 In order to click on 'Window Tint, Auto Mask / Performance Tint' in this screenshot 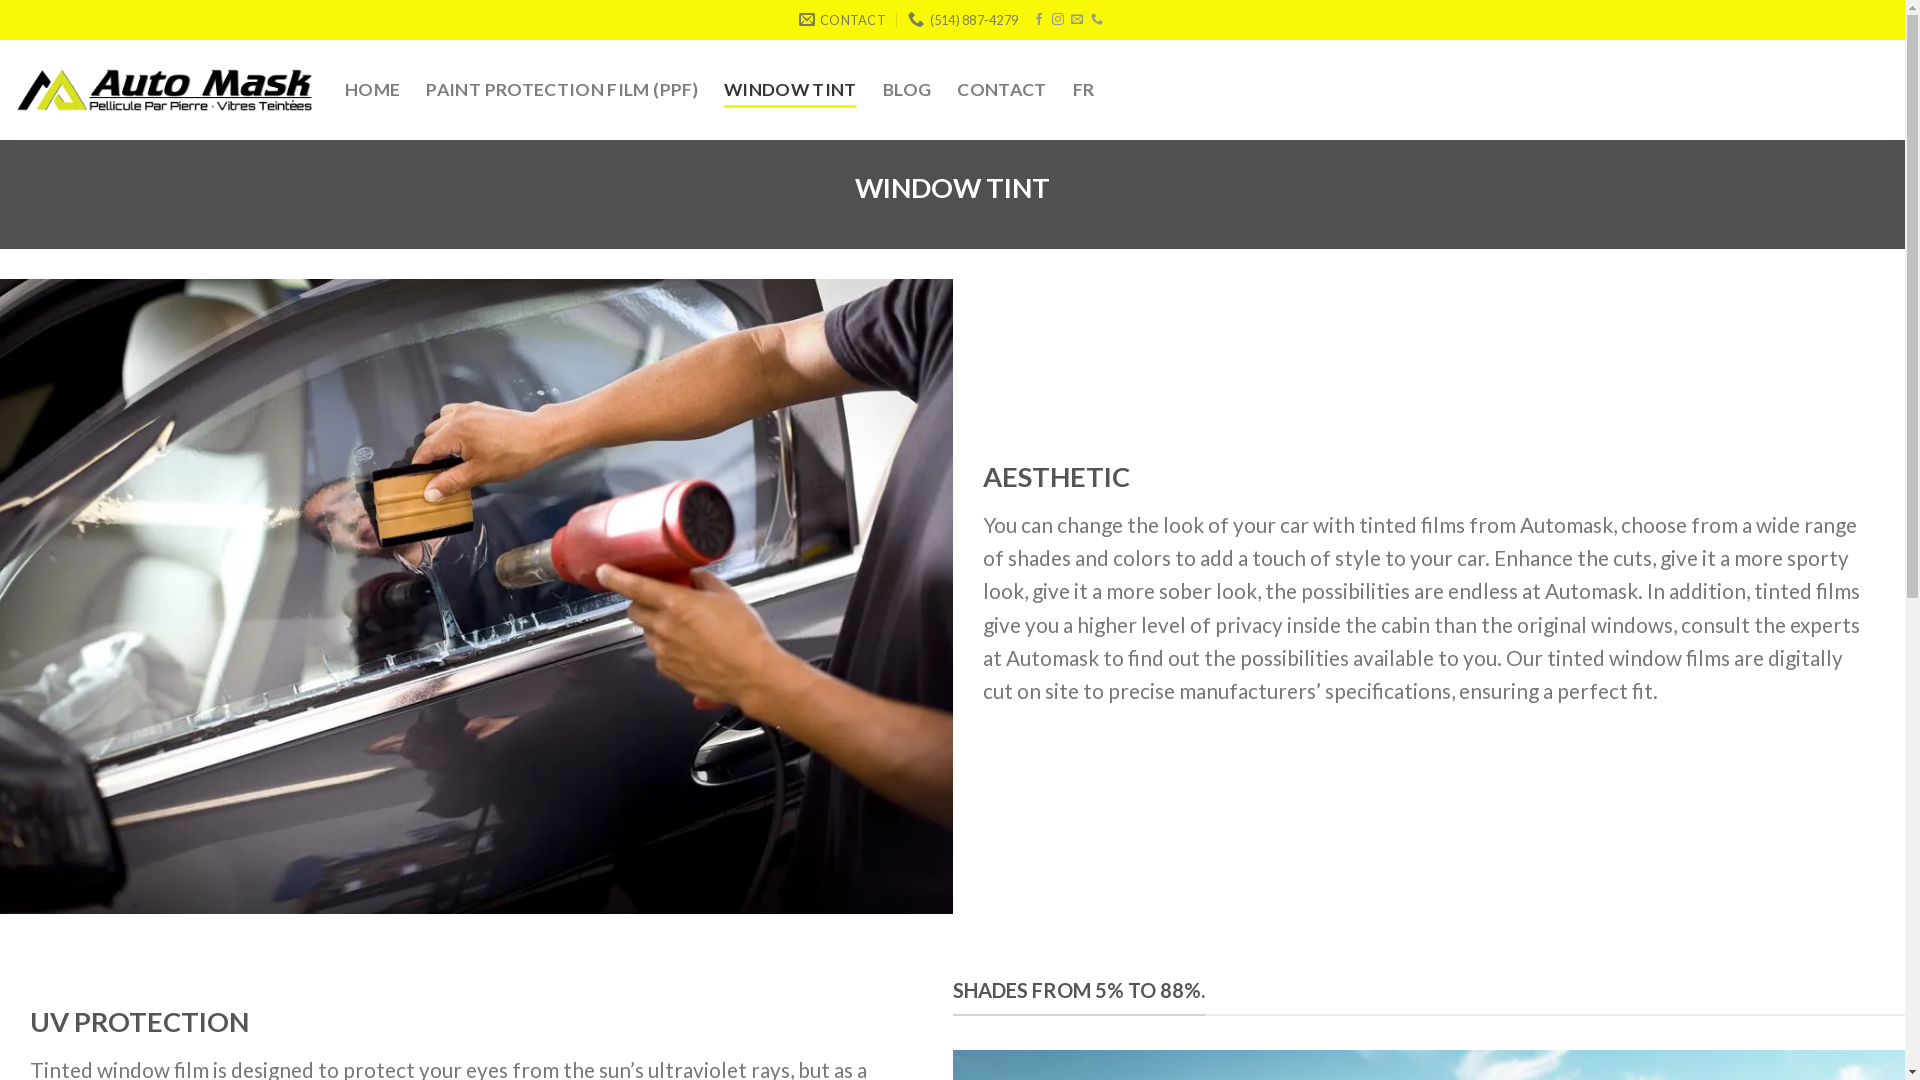, I will do `click(475, 595)`.